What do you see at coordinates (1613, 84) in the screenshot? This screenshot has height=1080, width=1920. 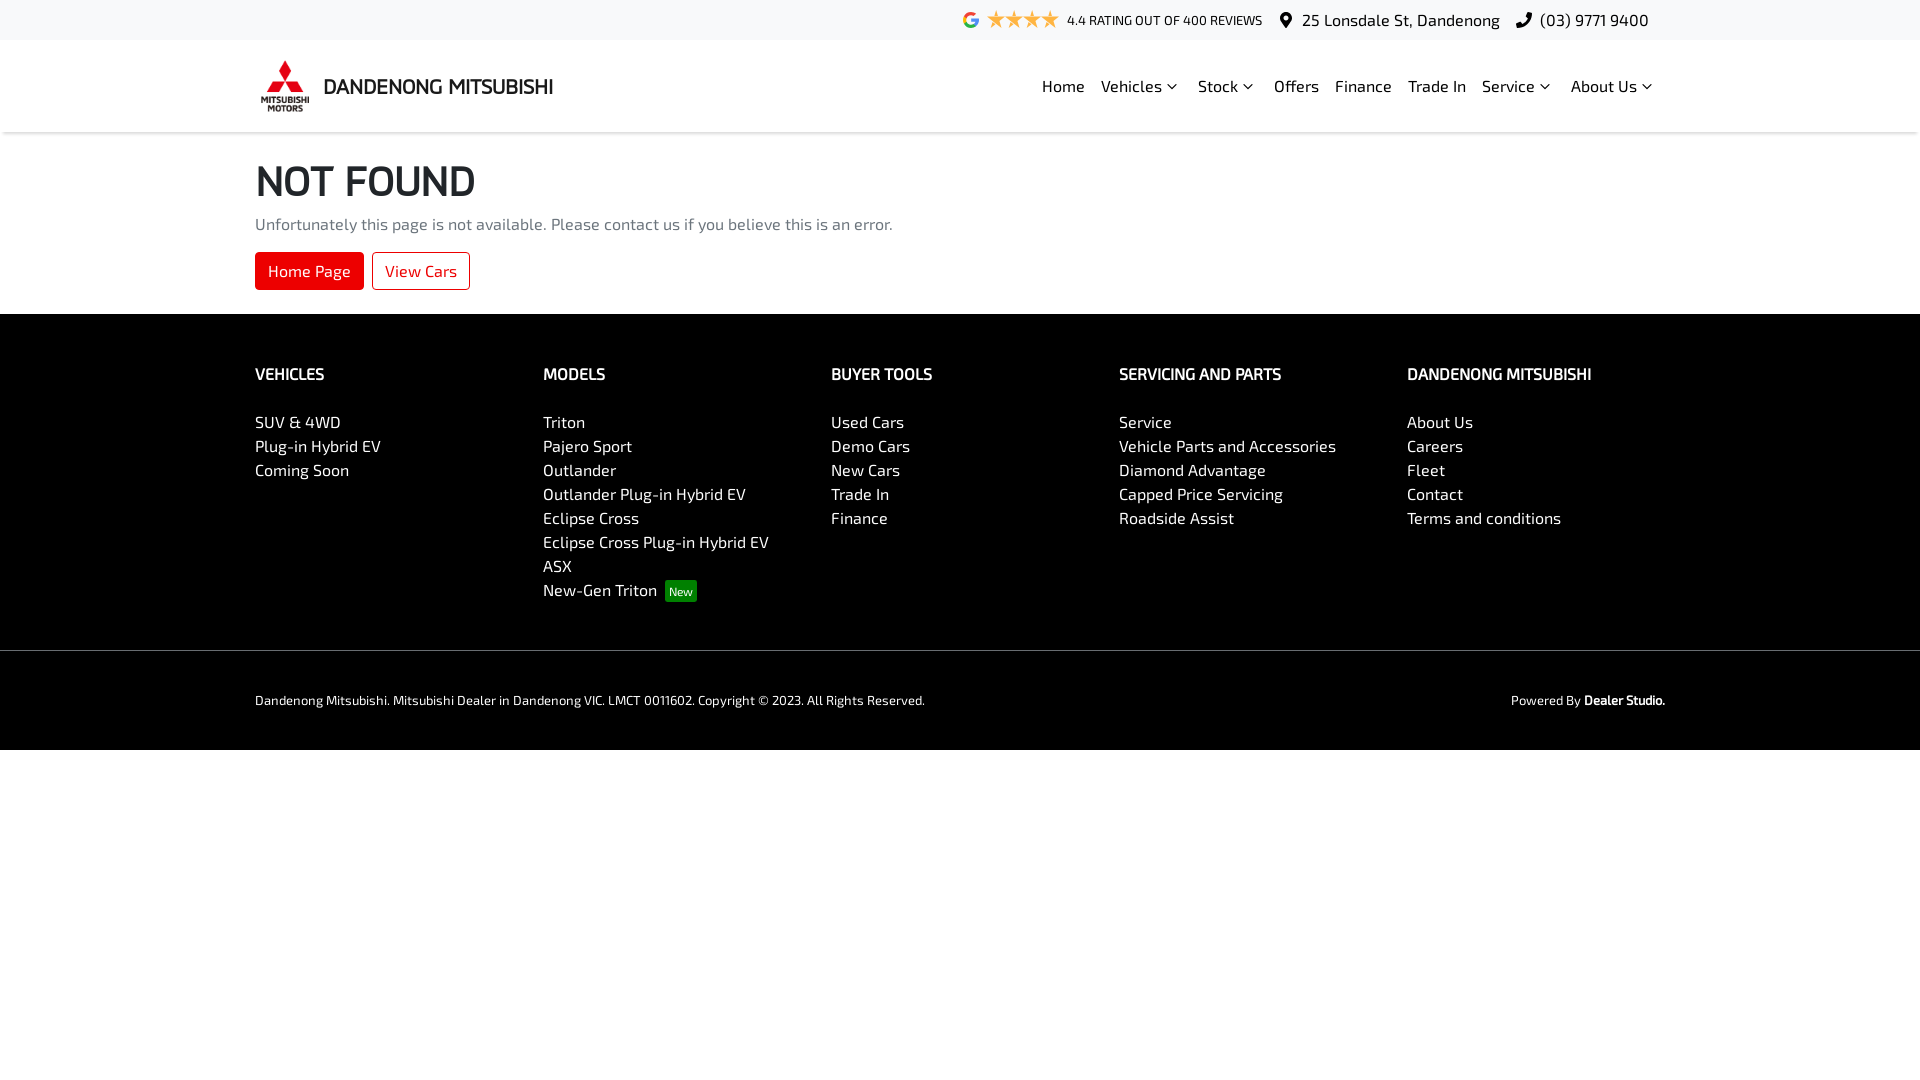 I see `'About Us'` at bounding box center [1613, 84].